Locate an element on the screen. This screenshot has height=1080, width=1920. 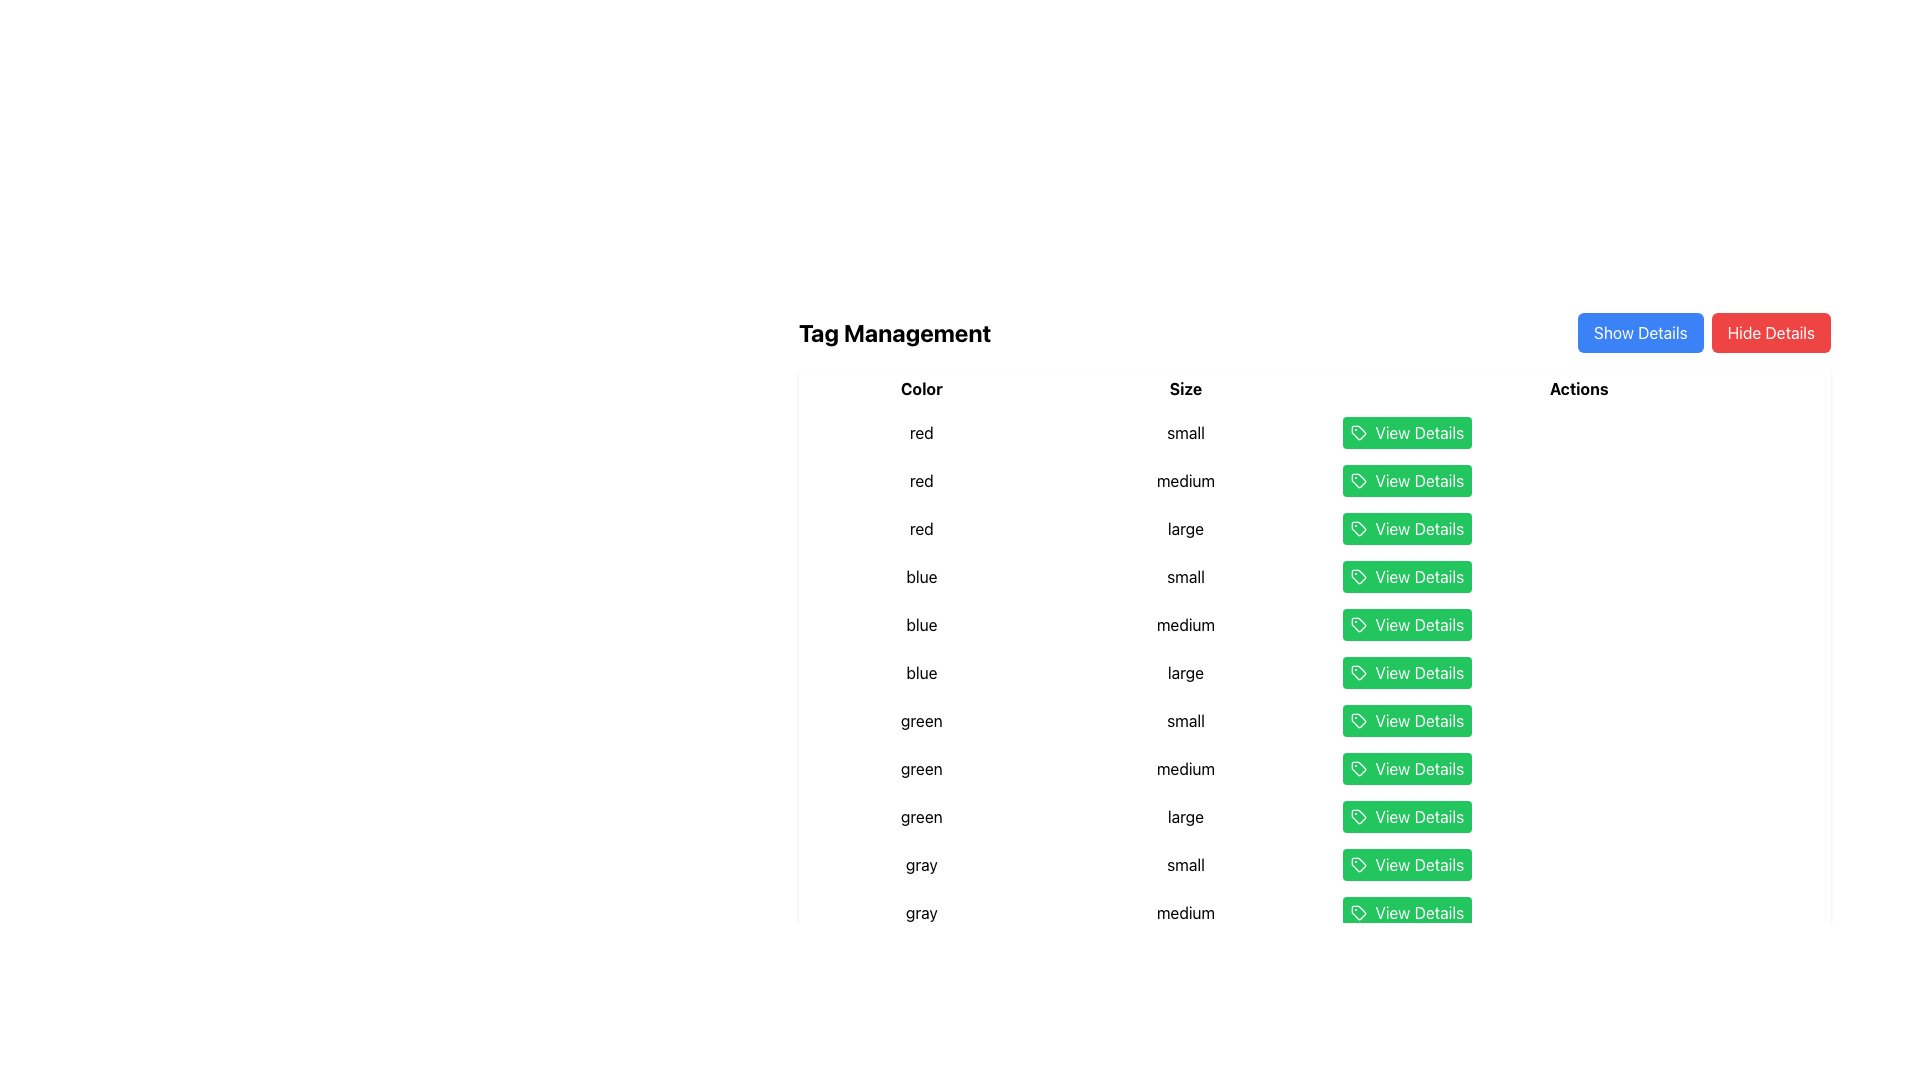
the visual indicator icon for the 'View Details' button located in the 'Actions' column of the grid layout for the 'green' color and 'large' size row is located at coordinates (1359, 817).